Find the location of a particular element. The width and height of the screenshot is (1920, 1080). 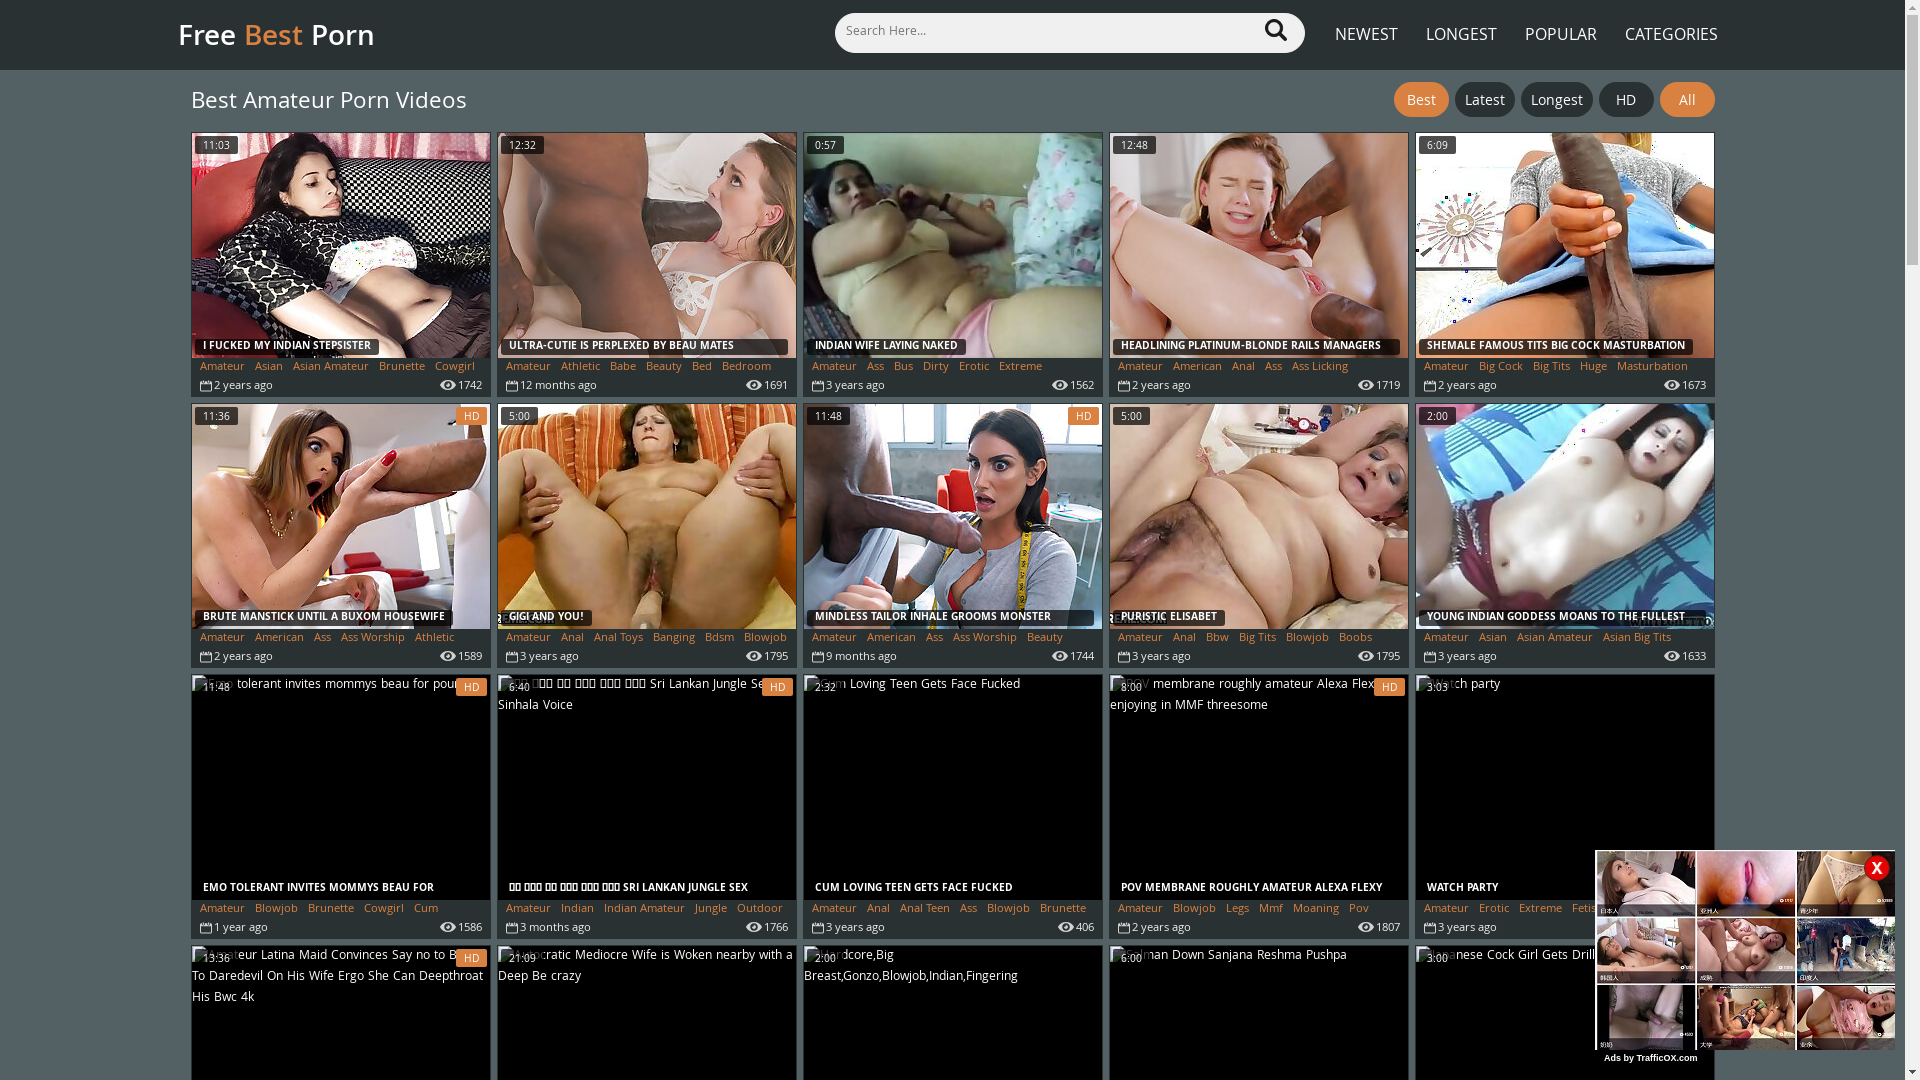

'Athletic' is located at coordinates (578, 367).